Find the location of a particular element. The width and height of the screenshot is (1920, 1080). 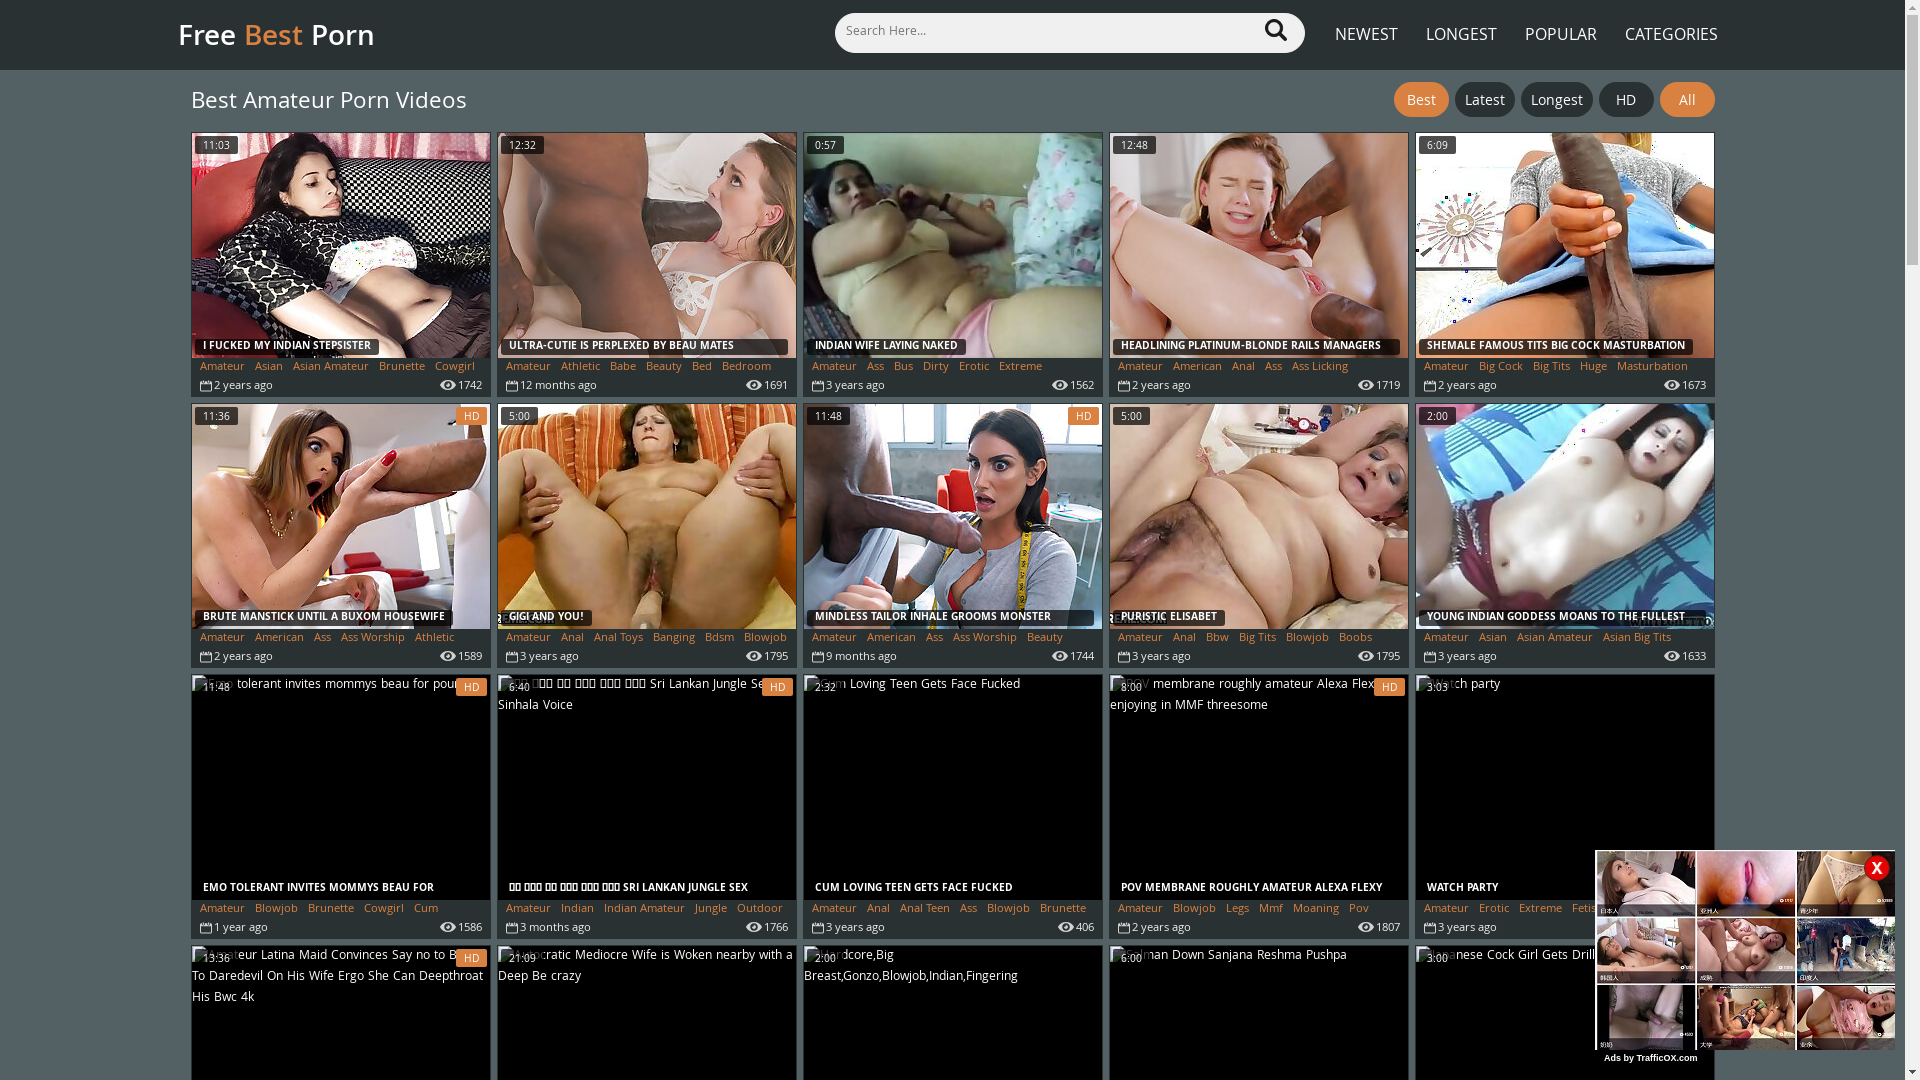

'Athletic' is located at coordinates (578, 367).